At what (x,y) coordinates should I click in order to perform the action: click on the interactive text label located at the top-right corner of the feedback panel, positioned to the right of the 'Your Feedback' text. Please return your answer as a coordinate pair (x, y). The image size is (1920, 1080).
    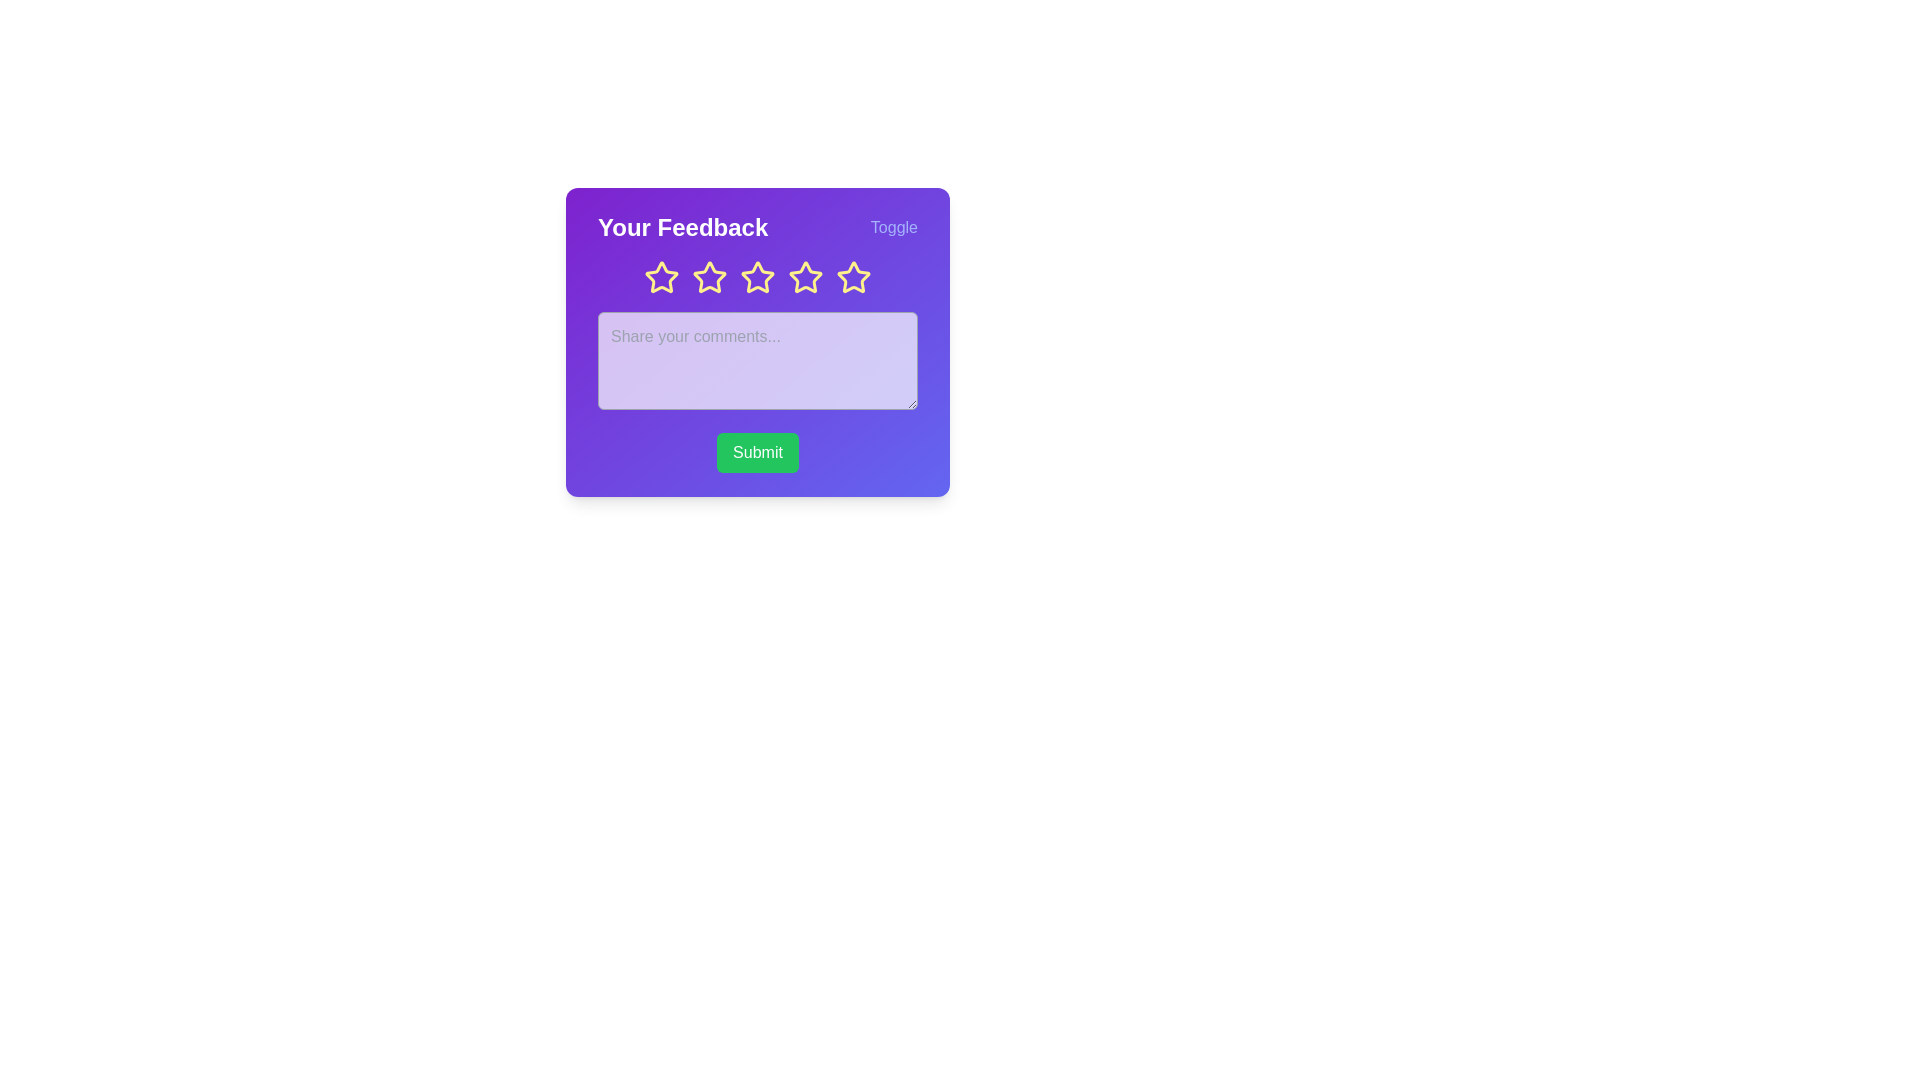
    Looking at the image, I should click on (893, 226).